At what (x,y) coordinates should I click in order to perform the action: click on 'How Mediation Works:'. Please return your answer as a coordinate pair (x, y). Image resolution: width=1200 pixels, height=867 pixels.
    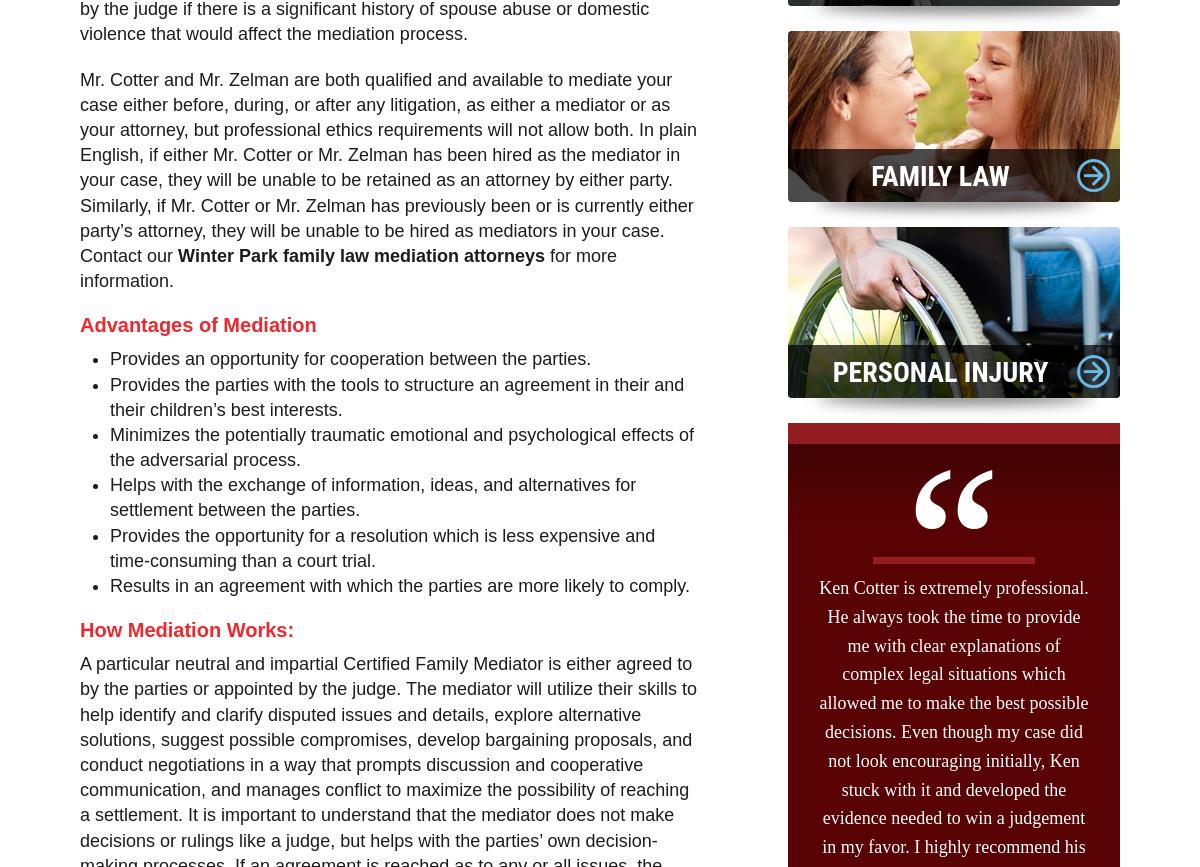
    Looking at the image, I should click on (185, 628).